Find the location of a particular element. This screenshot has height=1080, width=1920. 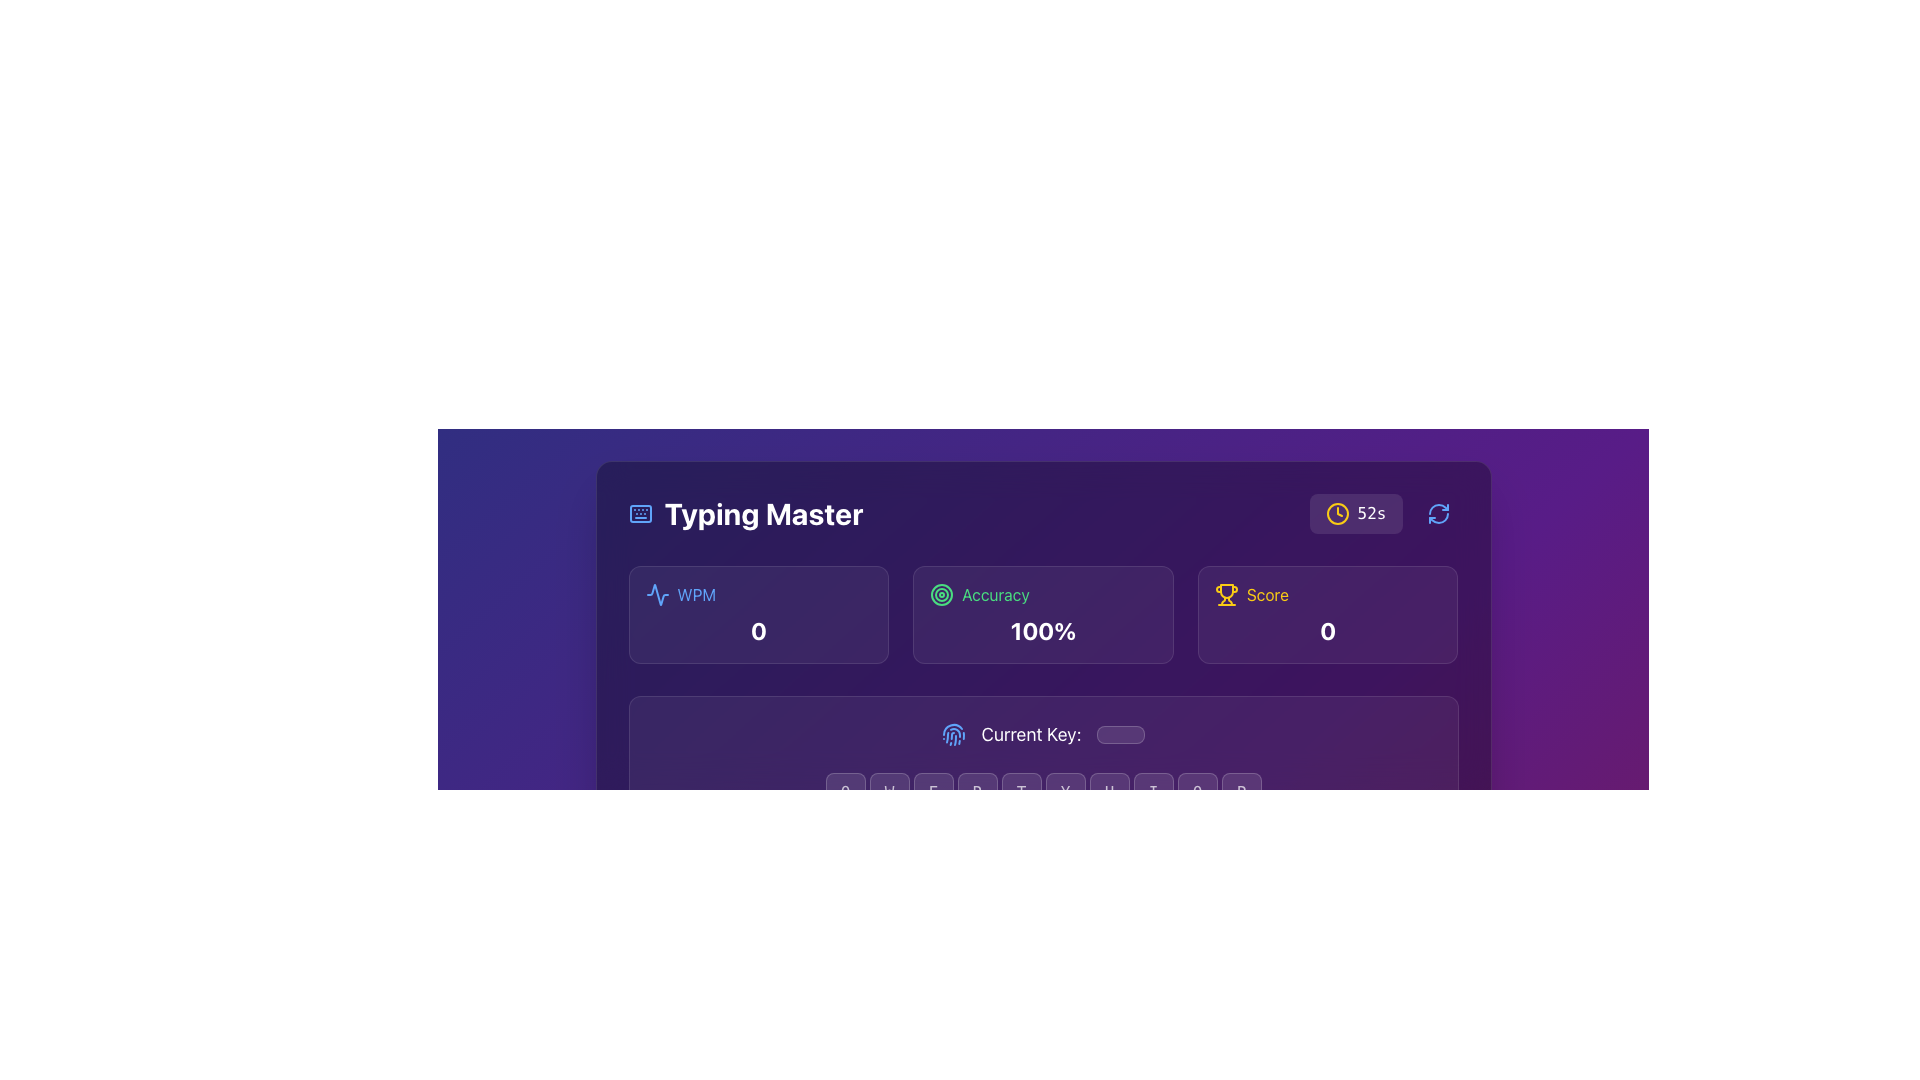

the 'S' button, which is part of a keyboard-like interface is located at coordinates (910, 840).